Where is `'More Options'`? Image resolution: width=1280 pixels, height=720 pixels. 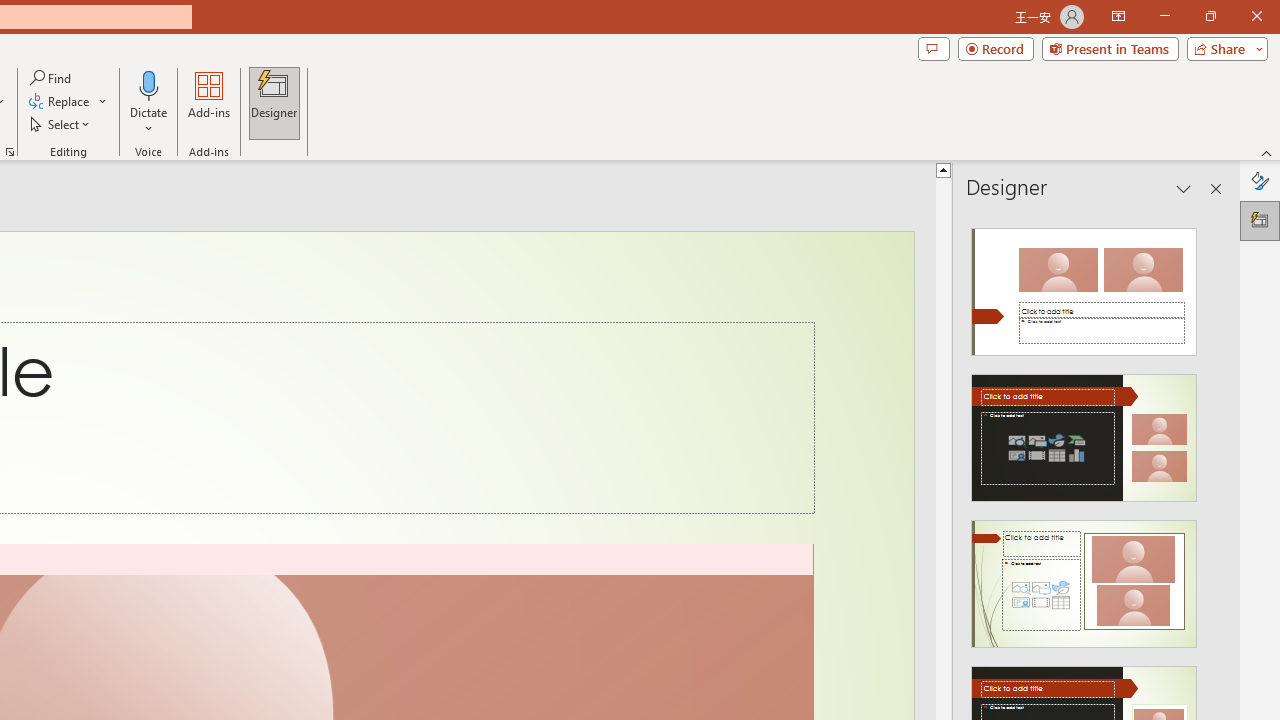 'More Options' is located at coordinates (148, 121).